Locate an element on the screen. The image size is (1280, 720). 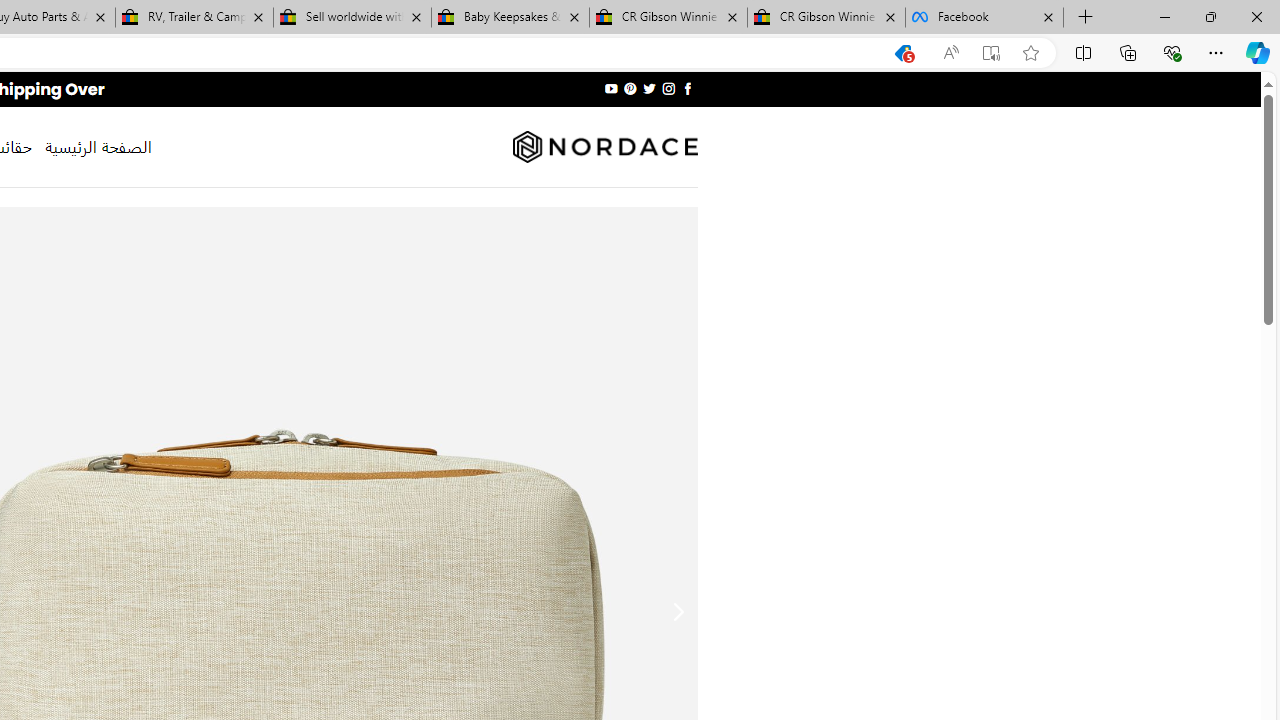
'Follow on Twitter' is located at coordinates (648, 88).